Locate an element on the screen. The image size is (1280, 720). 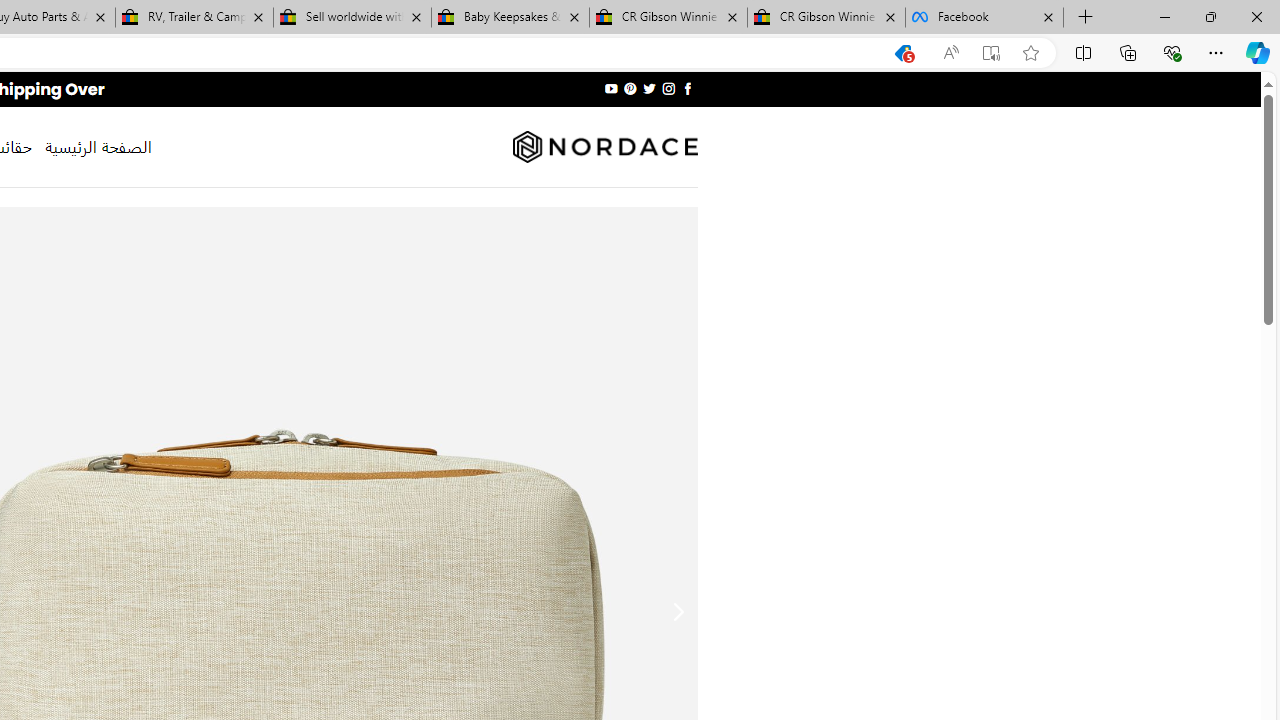
'Follow on Twitter' is located at coordinates (648, 88).